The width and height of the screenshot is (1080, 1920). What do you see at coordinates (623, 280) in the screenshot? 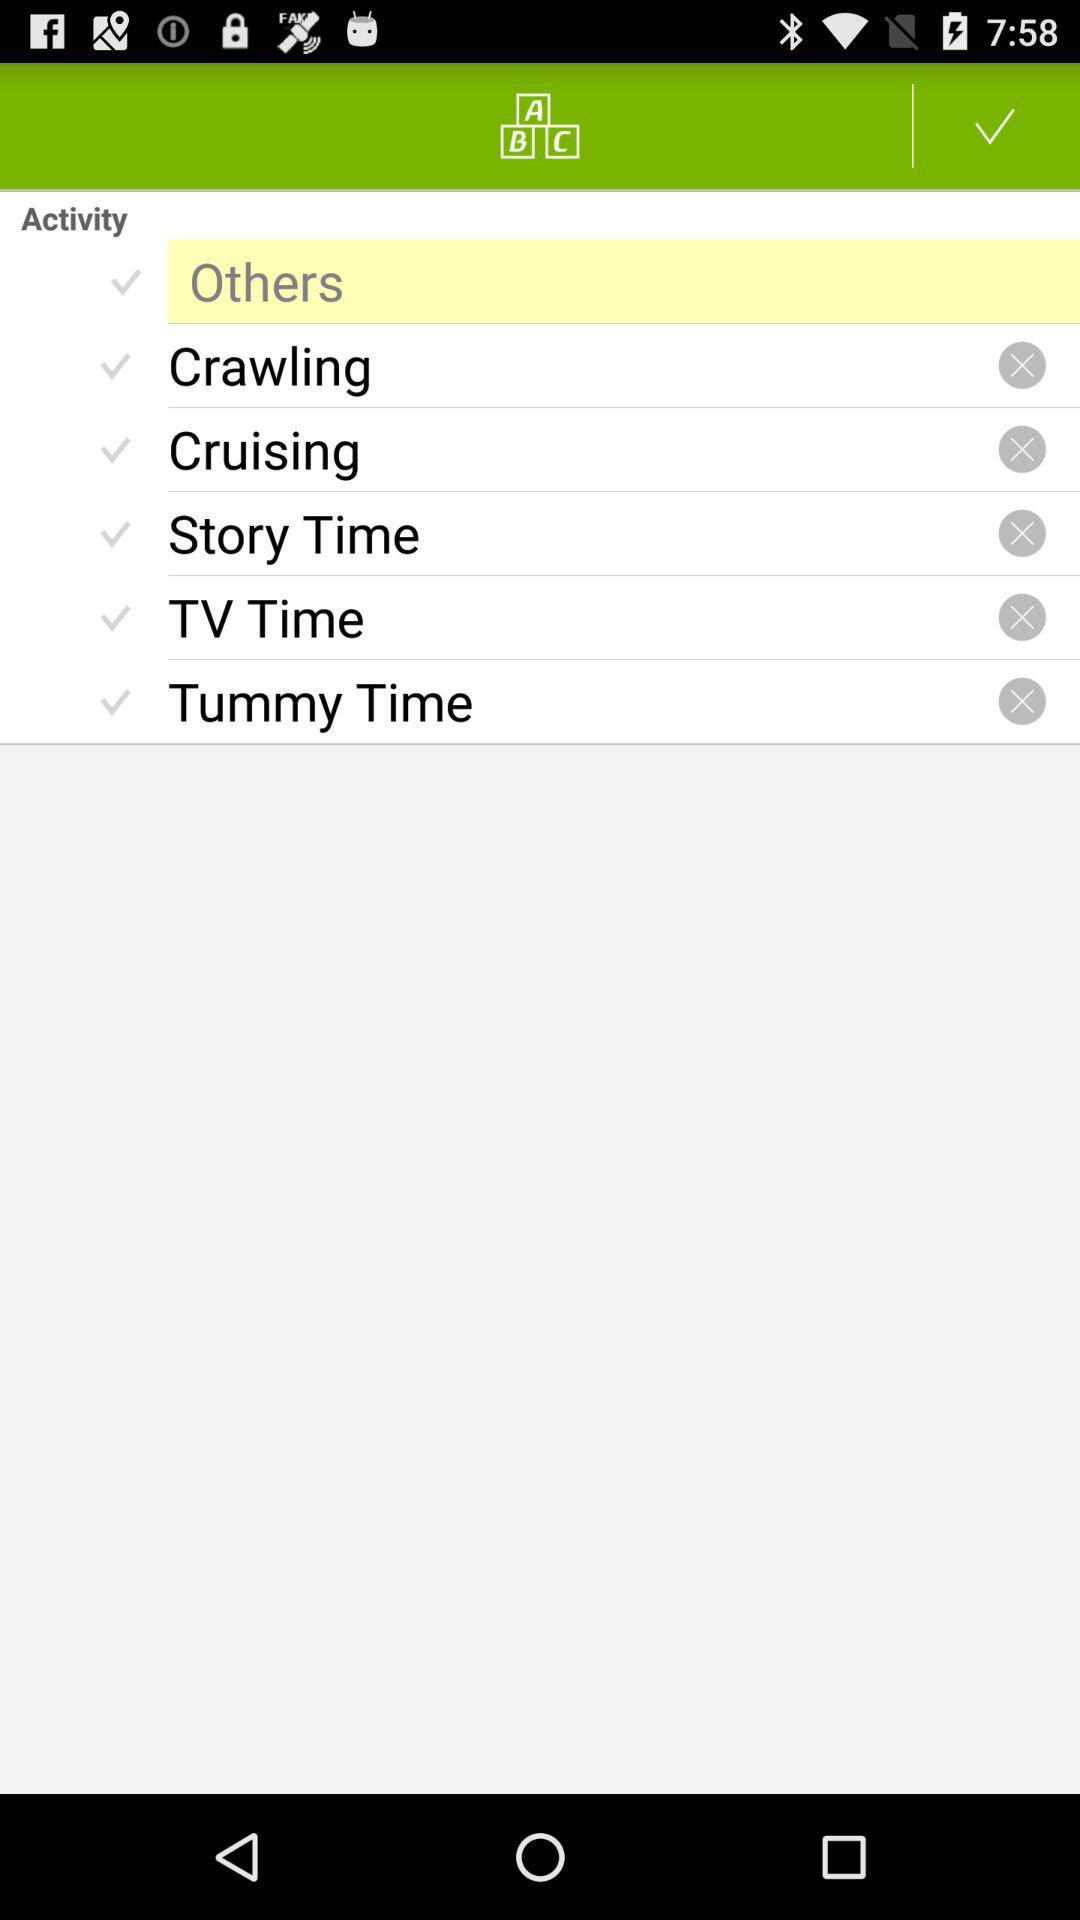
I see `the other box` at bounding box center [623, 280].